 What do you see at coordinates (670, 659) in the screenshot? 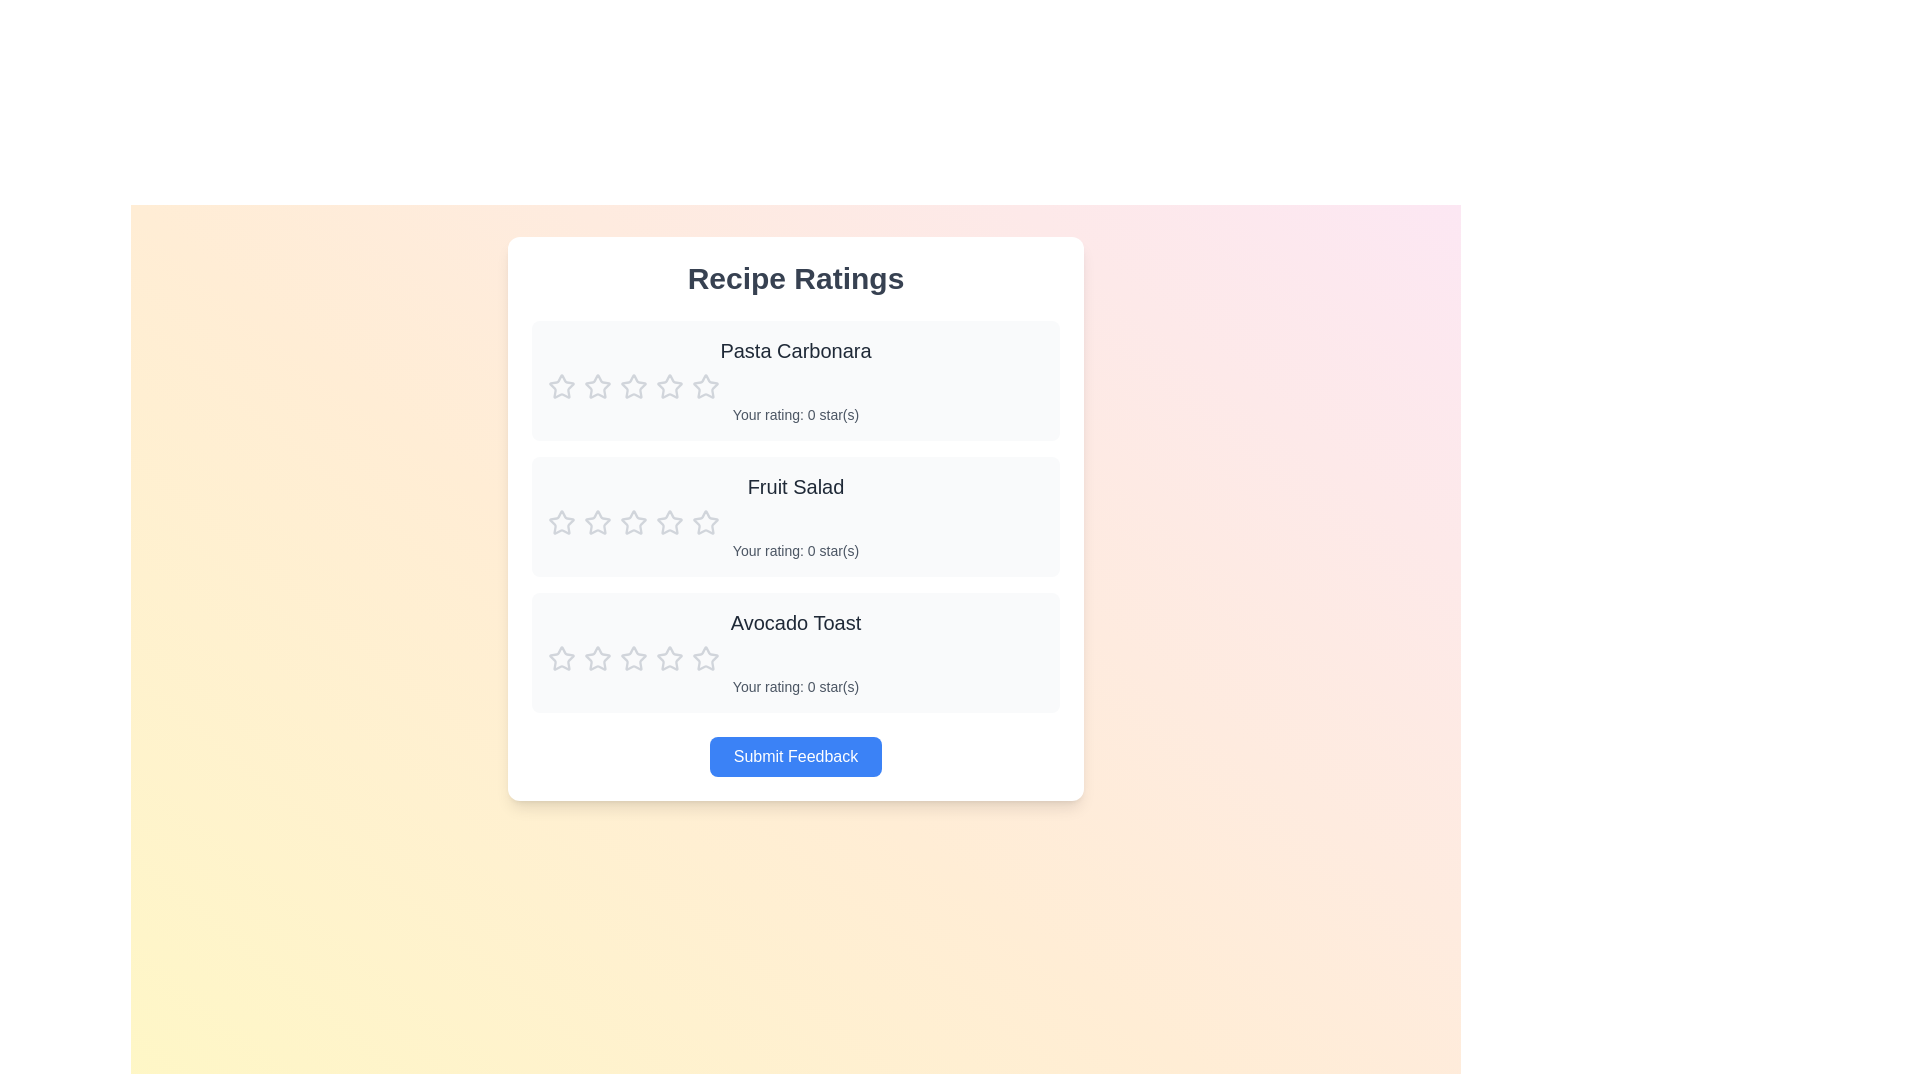
I see `the sixth star-shaped icon with a hollow center, styled with a gray outline, located under the heading 'Avocado Toast'` at bounding box center [670, 659].